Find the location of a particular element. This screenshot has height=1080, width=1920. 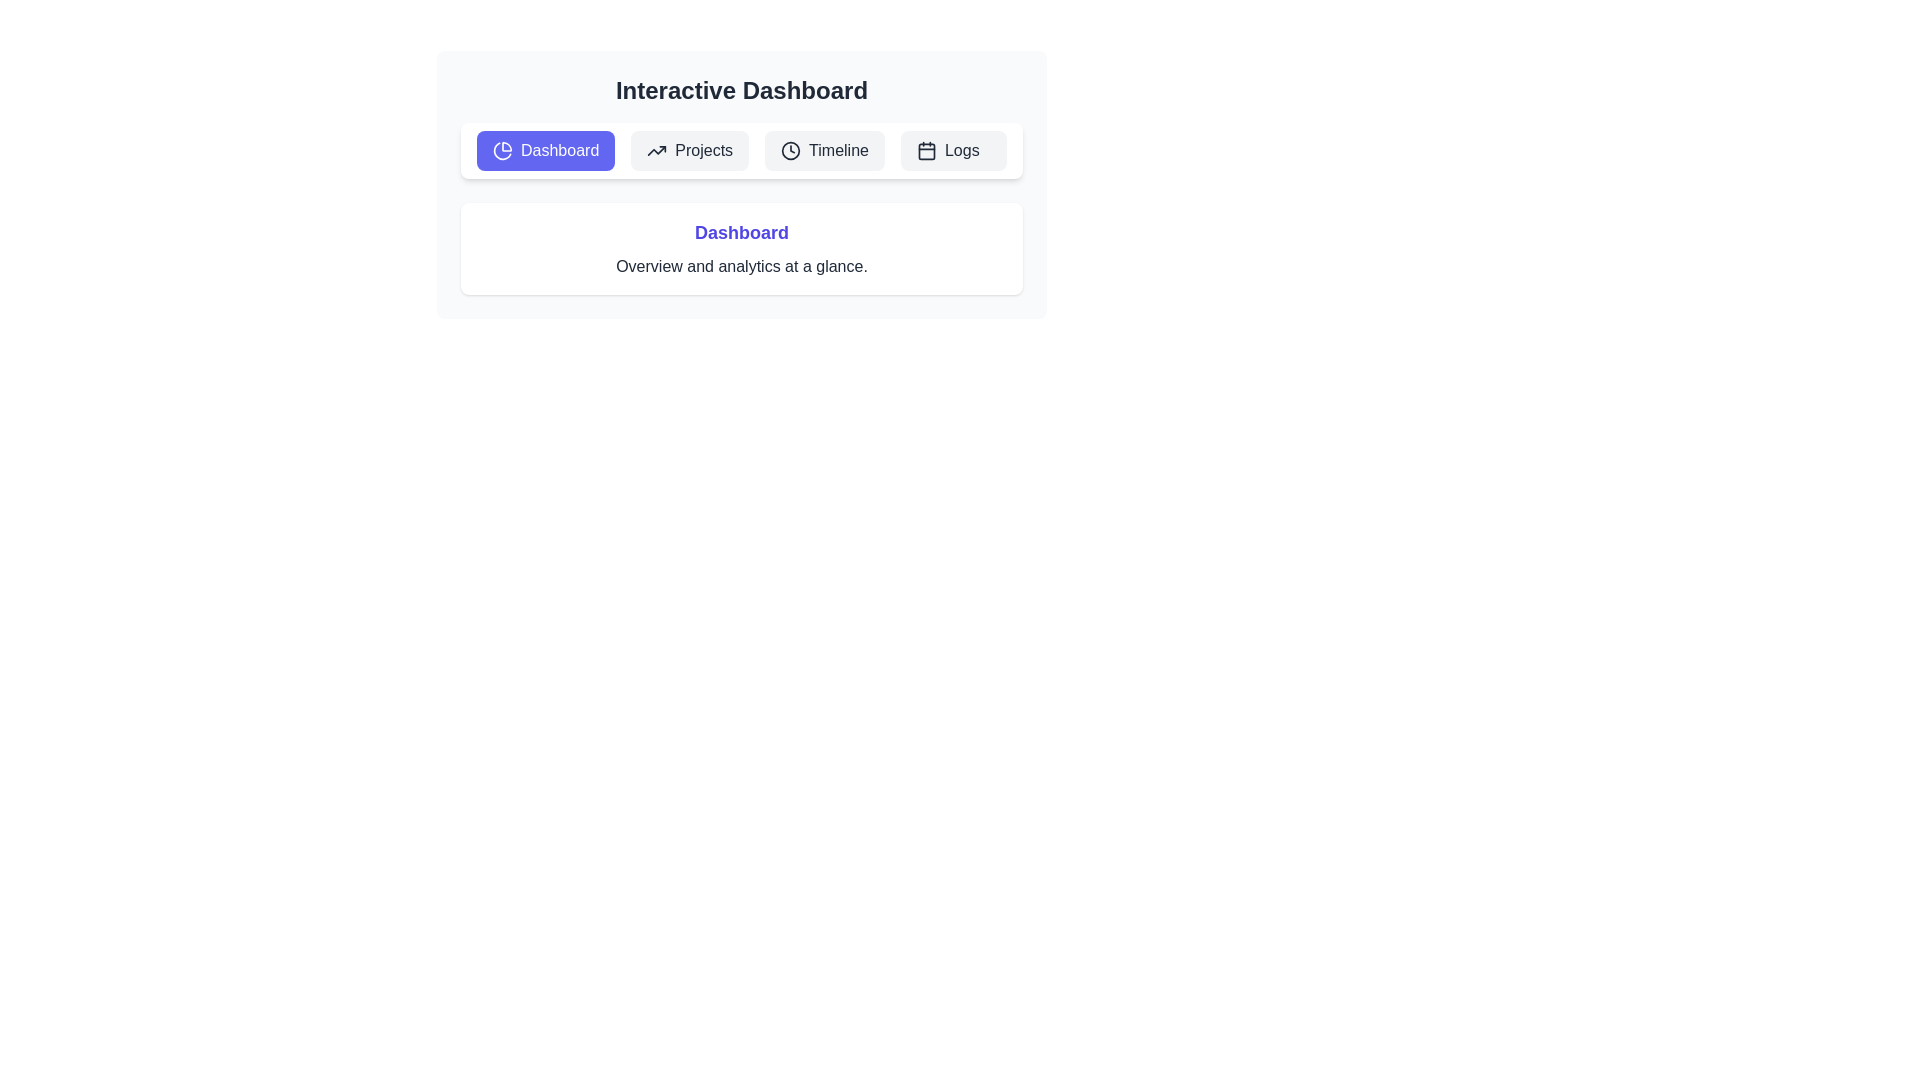

the 'Timeline' text label within the horizontal navigation bar is located at coordinates (839, 149).